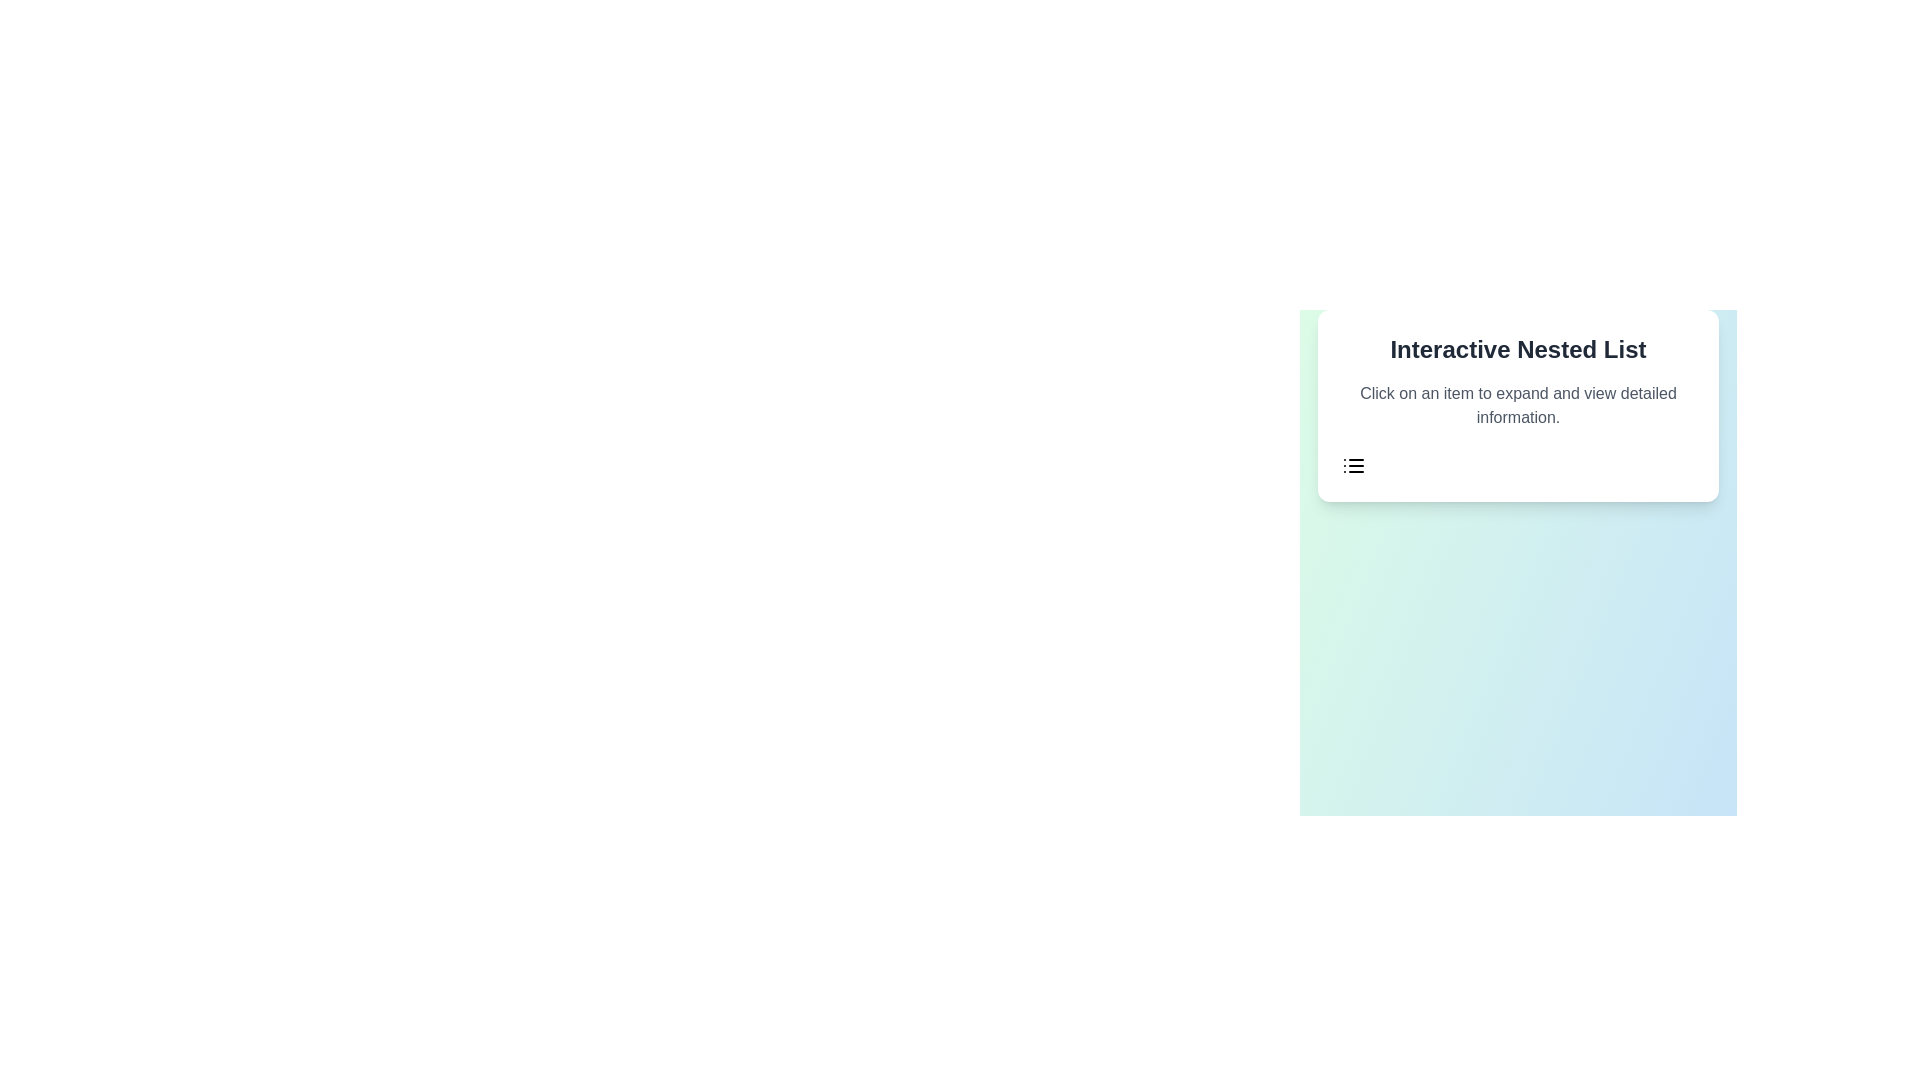 The height and width of the screenshot is (1080, 1920). Describe the element at coordinates (1518, 405) in the screenshot. I see `the static text element that reads 'Click on an item to expand and view detailed information.', which is located below the title 'Interactive Nested List'` at that location.